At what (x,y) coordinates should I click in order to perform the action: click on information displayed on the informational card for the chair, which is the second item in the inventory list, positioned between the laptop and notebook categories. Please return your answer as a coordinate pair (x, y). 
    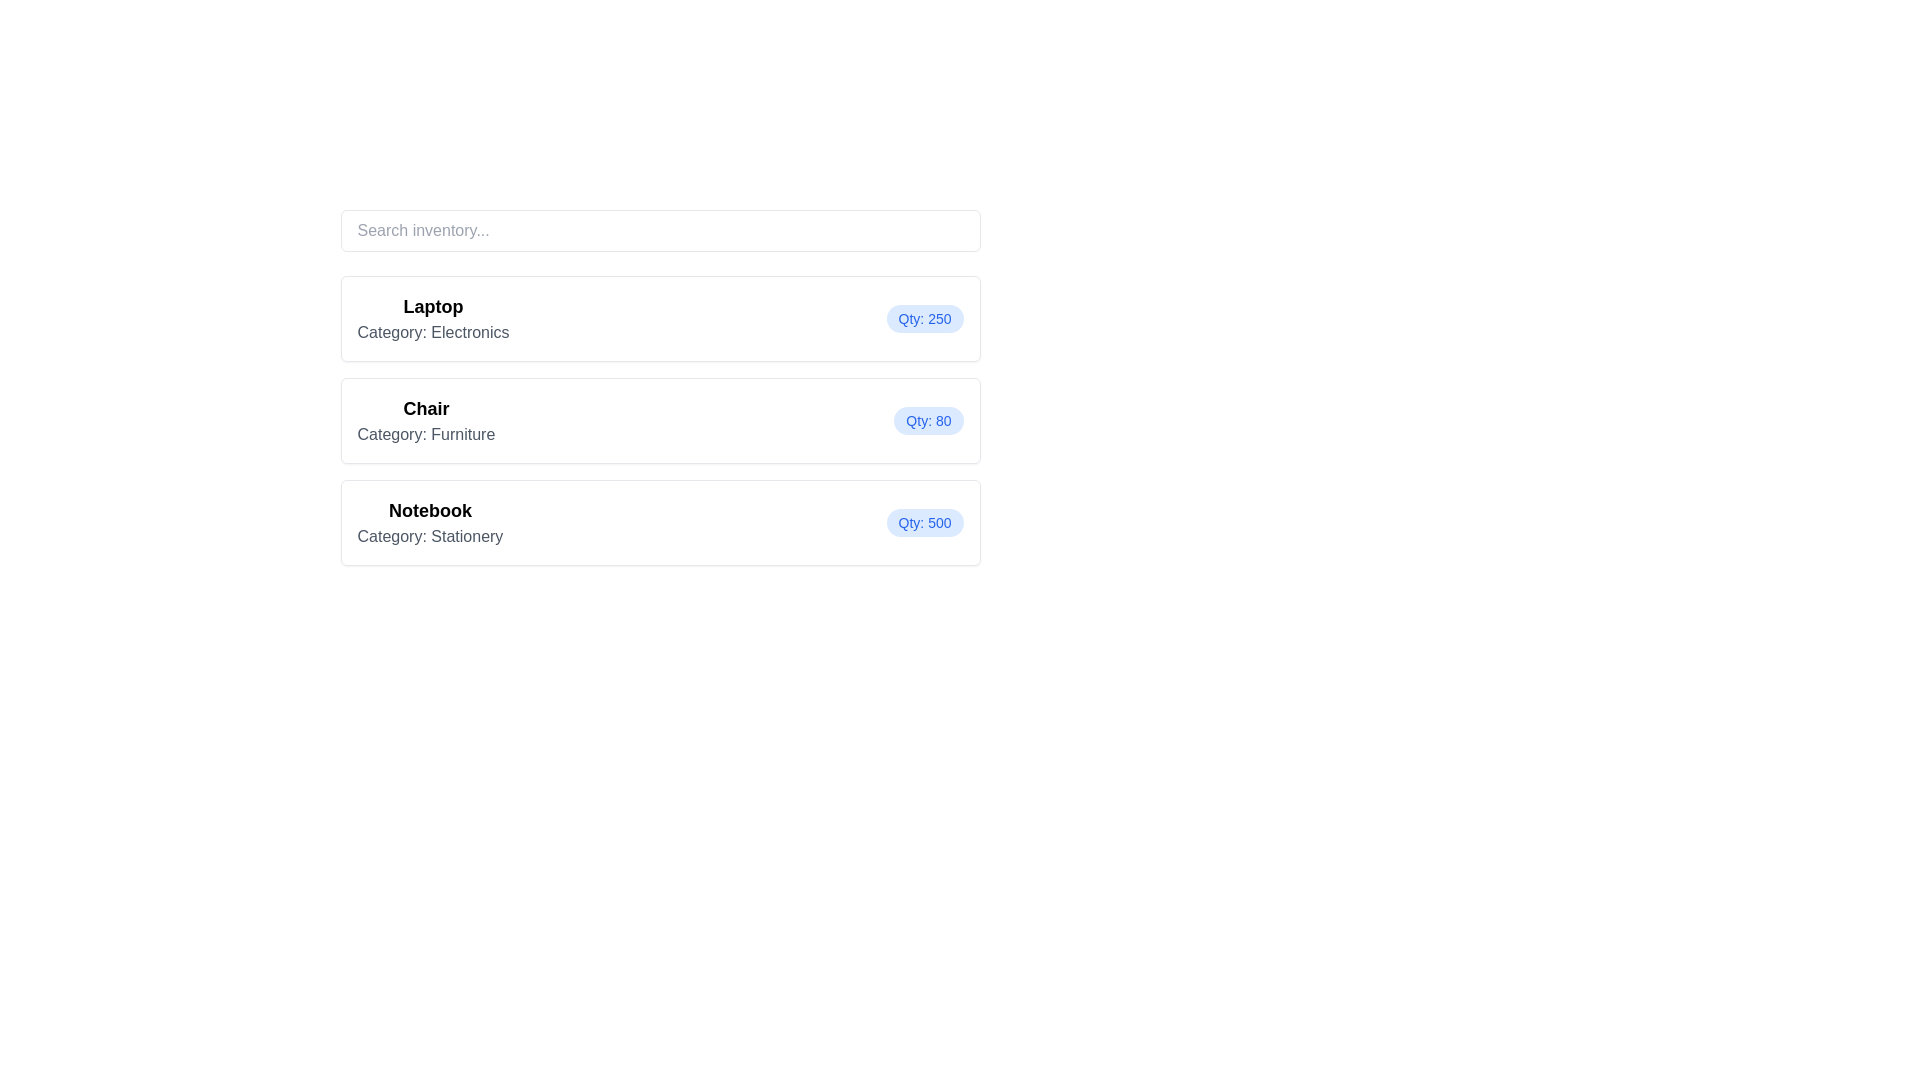
    Looking at the image, I should click on (660, 419).